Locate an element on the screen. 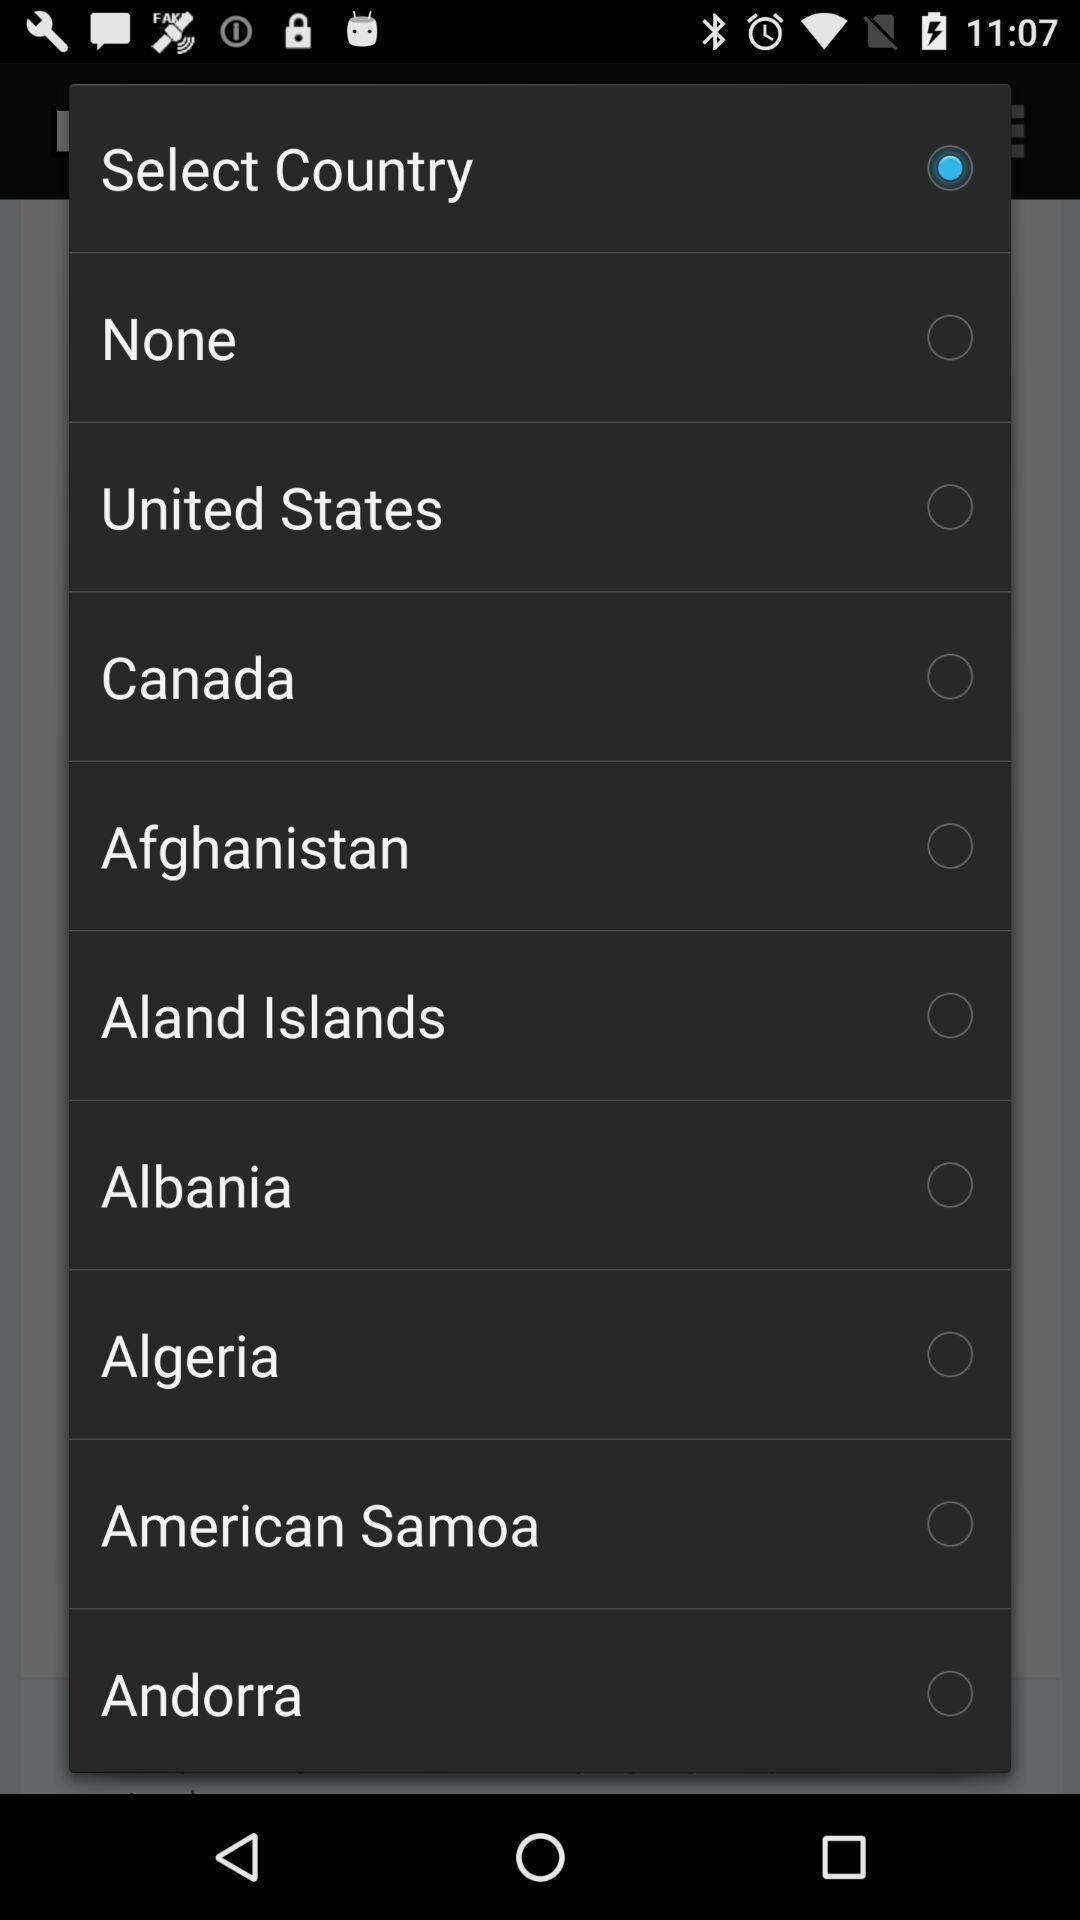 The height and width of the screenshot is (1920, 1080). the none is located at coordinates (540, 337).